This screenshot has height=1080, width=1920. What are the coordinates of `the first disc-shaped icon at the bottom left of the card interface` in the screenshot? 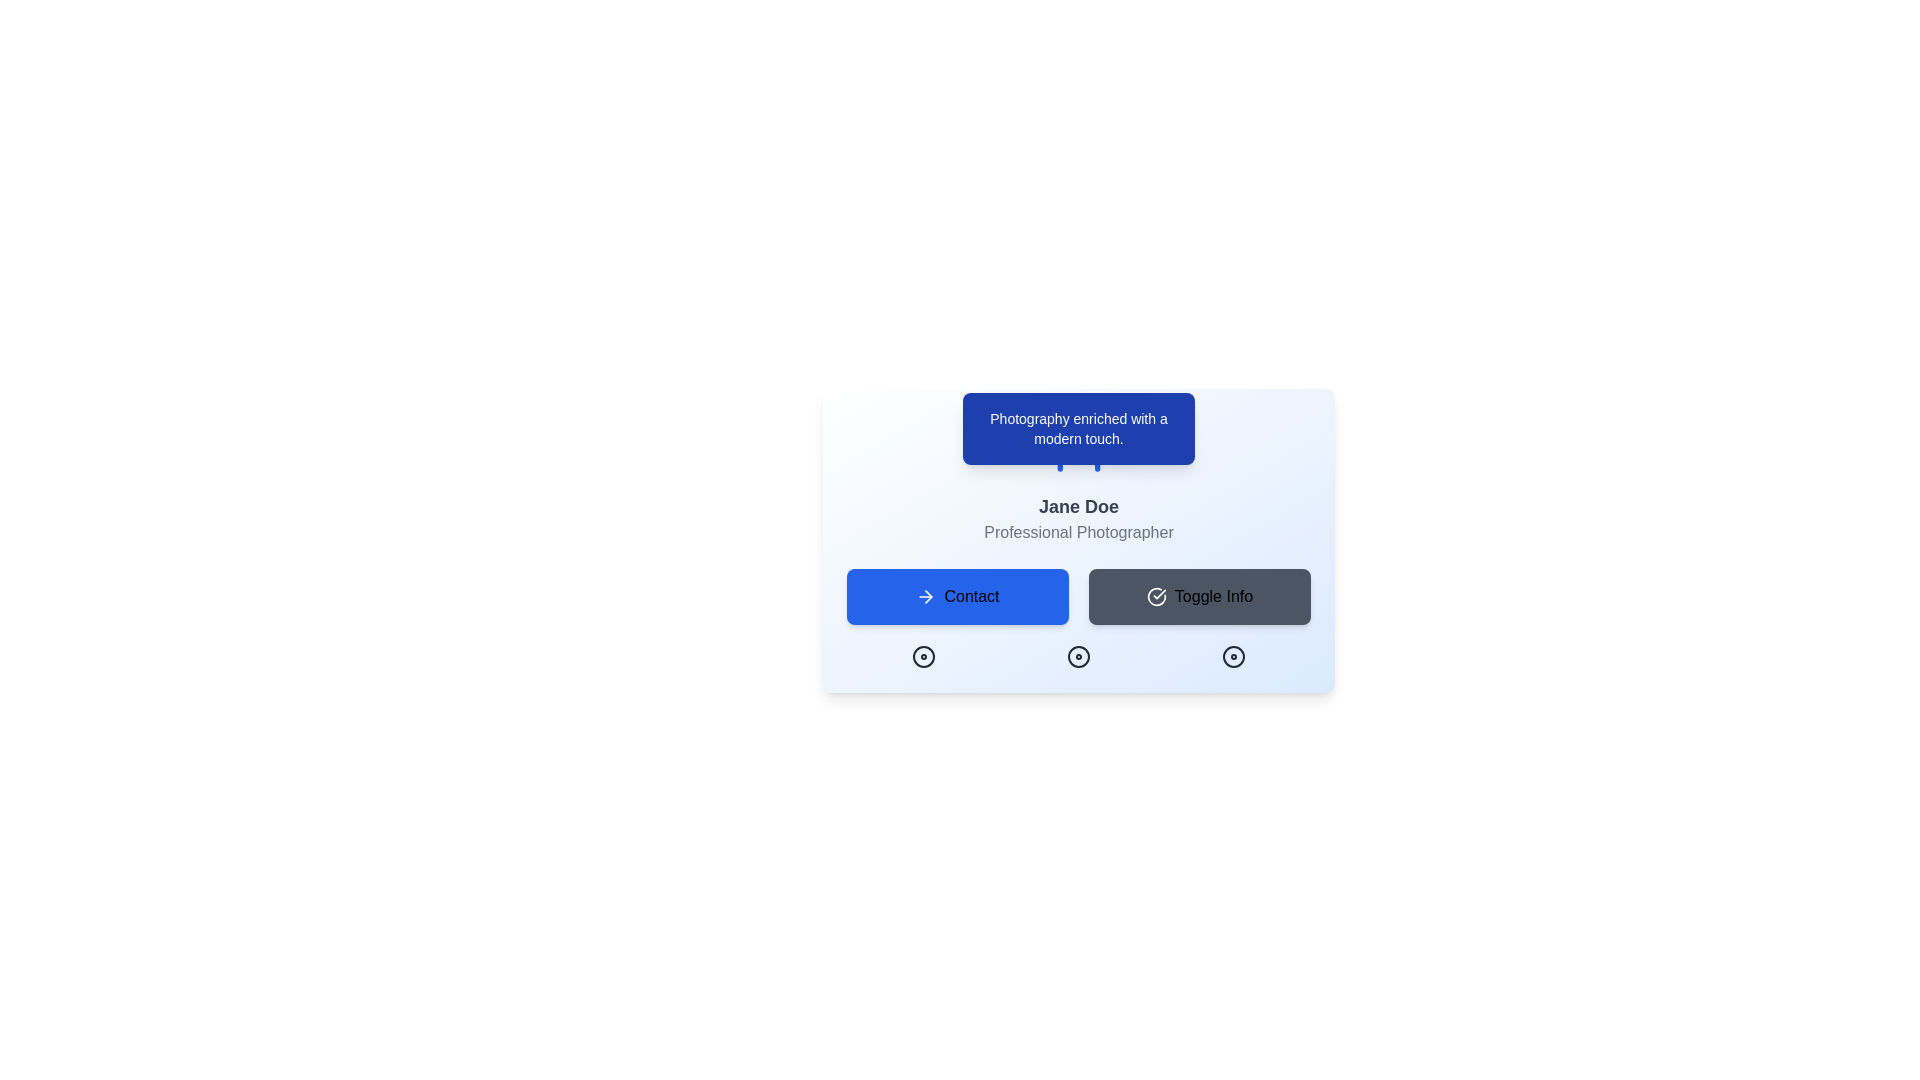 It's located at (923, 656).